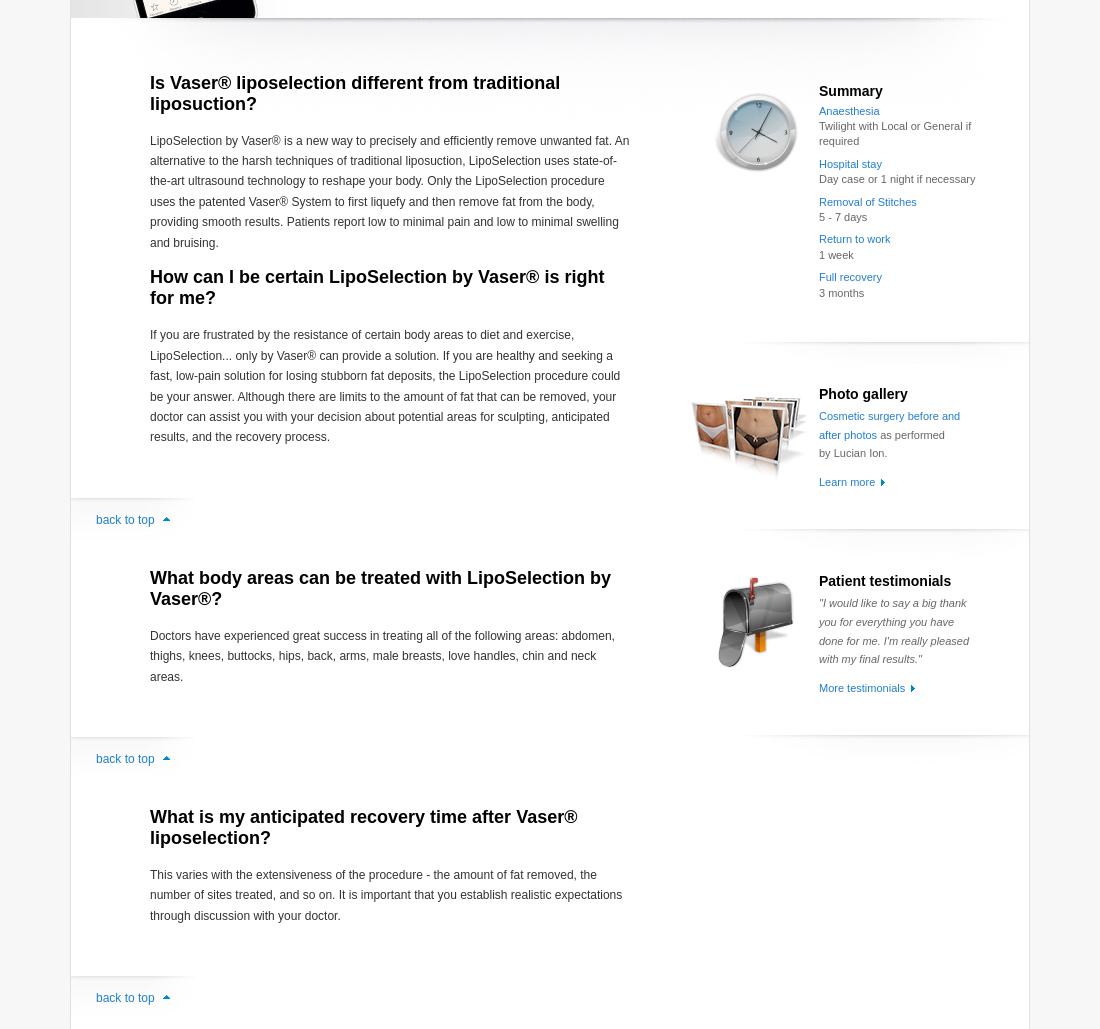 The image size is (1100, 1029). Describe the element at coordinates (149, 91) in the screenshot. I see `'Is Vaser® liposelection different from traditional liposuction?'` at that location.